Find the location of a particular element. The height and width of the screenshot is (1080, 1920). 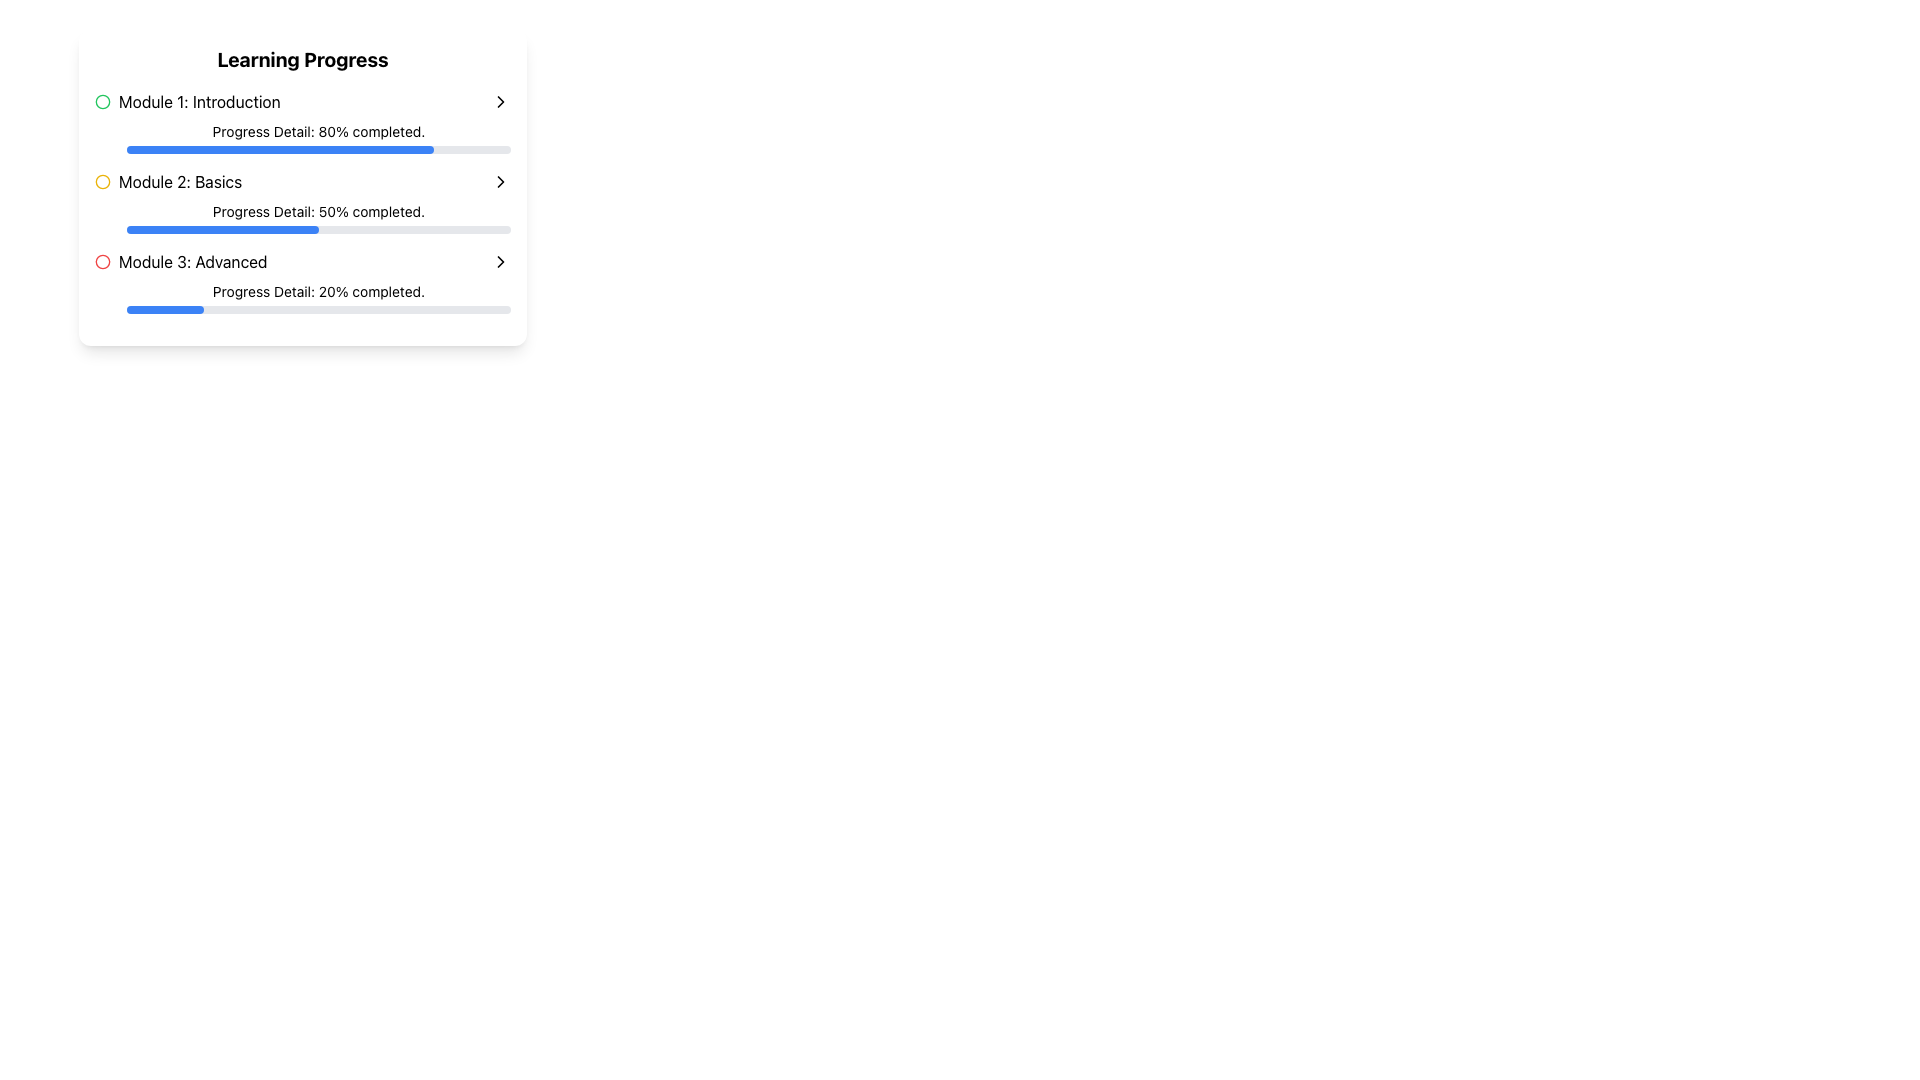

progress text from the progress detail element labeled 'Progress Detail: 50% completed.' located under the heading 'Module 2: Basics' is located at coordinates (301, 218).